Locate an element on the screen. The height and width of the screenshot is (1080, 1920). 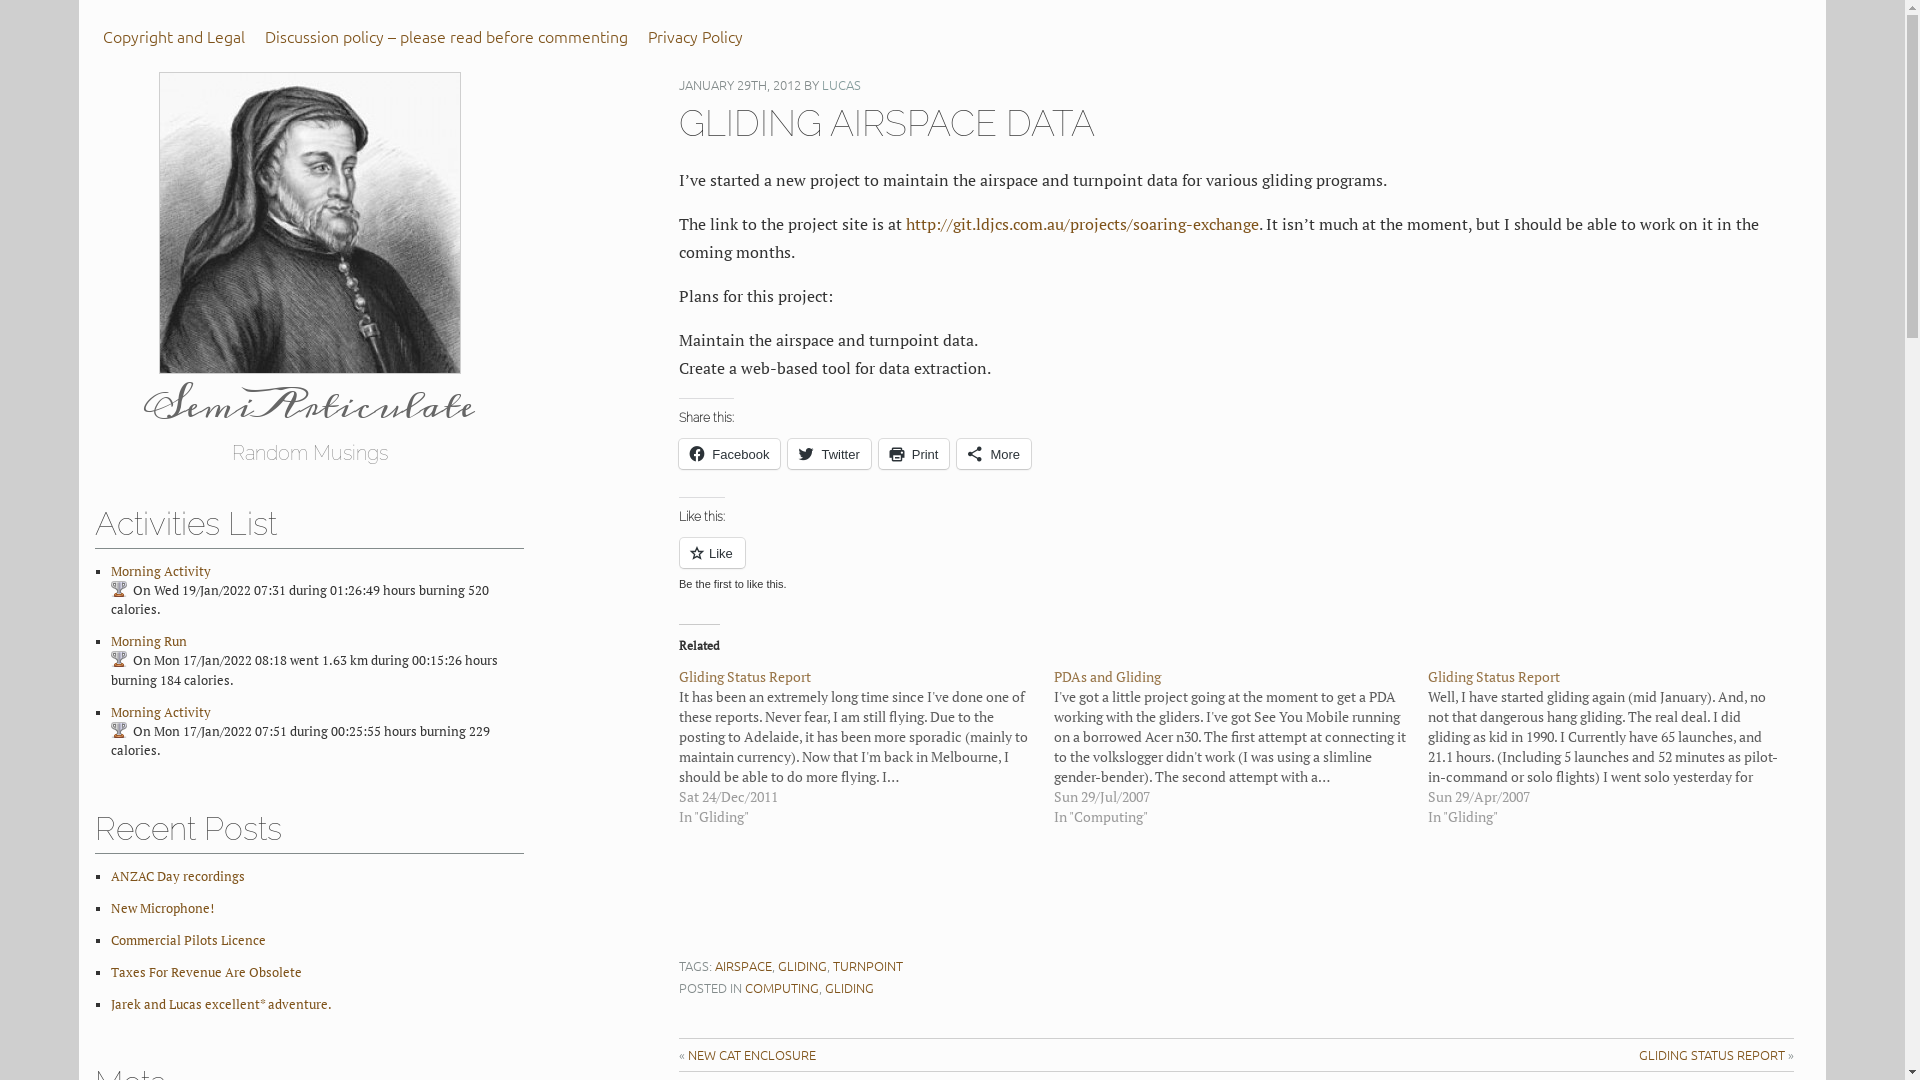
'PDAs and Gliding' is located at coordinates (1240, 747).